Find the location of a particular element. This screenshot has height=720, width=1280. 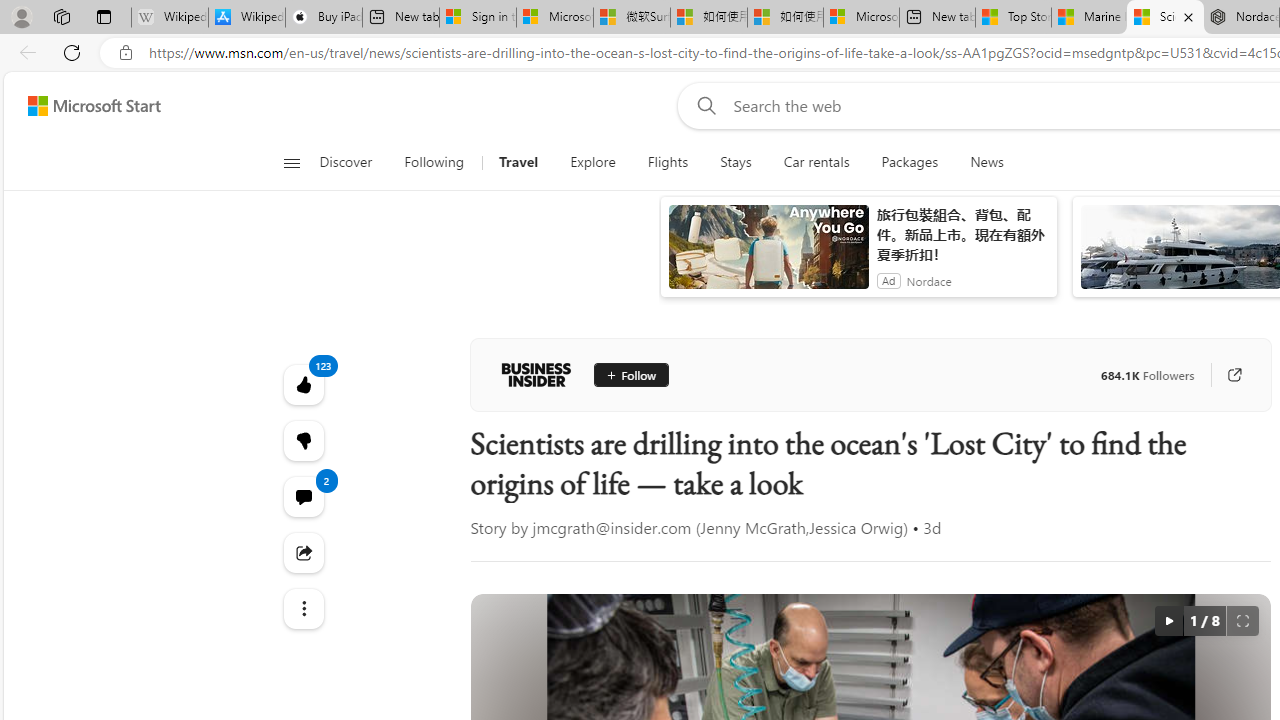

'Nordace' is located at coordinates (928, 280).